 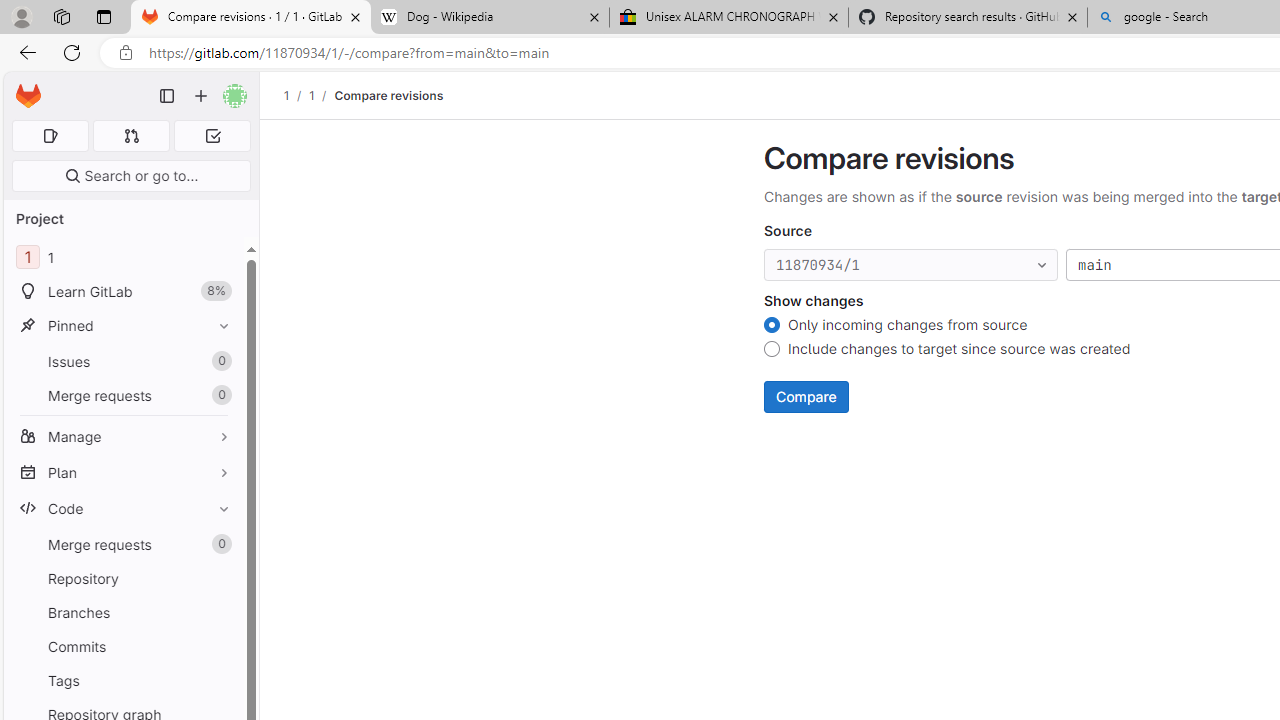 I want to click on 'Unpin Issues', so click(x=219, y=361).